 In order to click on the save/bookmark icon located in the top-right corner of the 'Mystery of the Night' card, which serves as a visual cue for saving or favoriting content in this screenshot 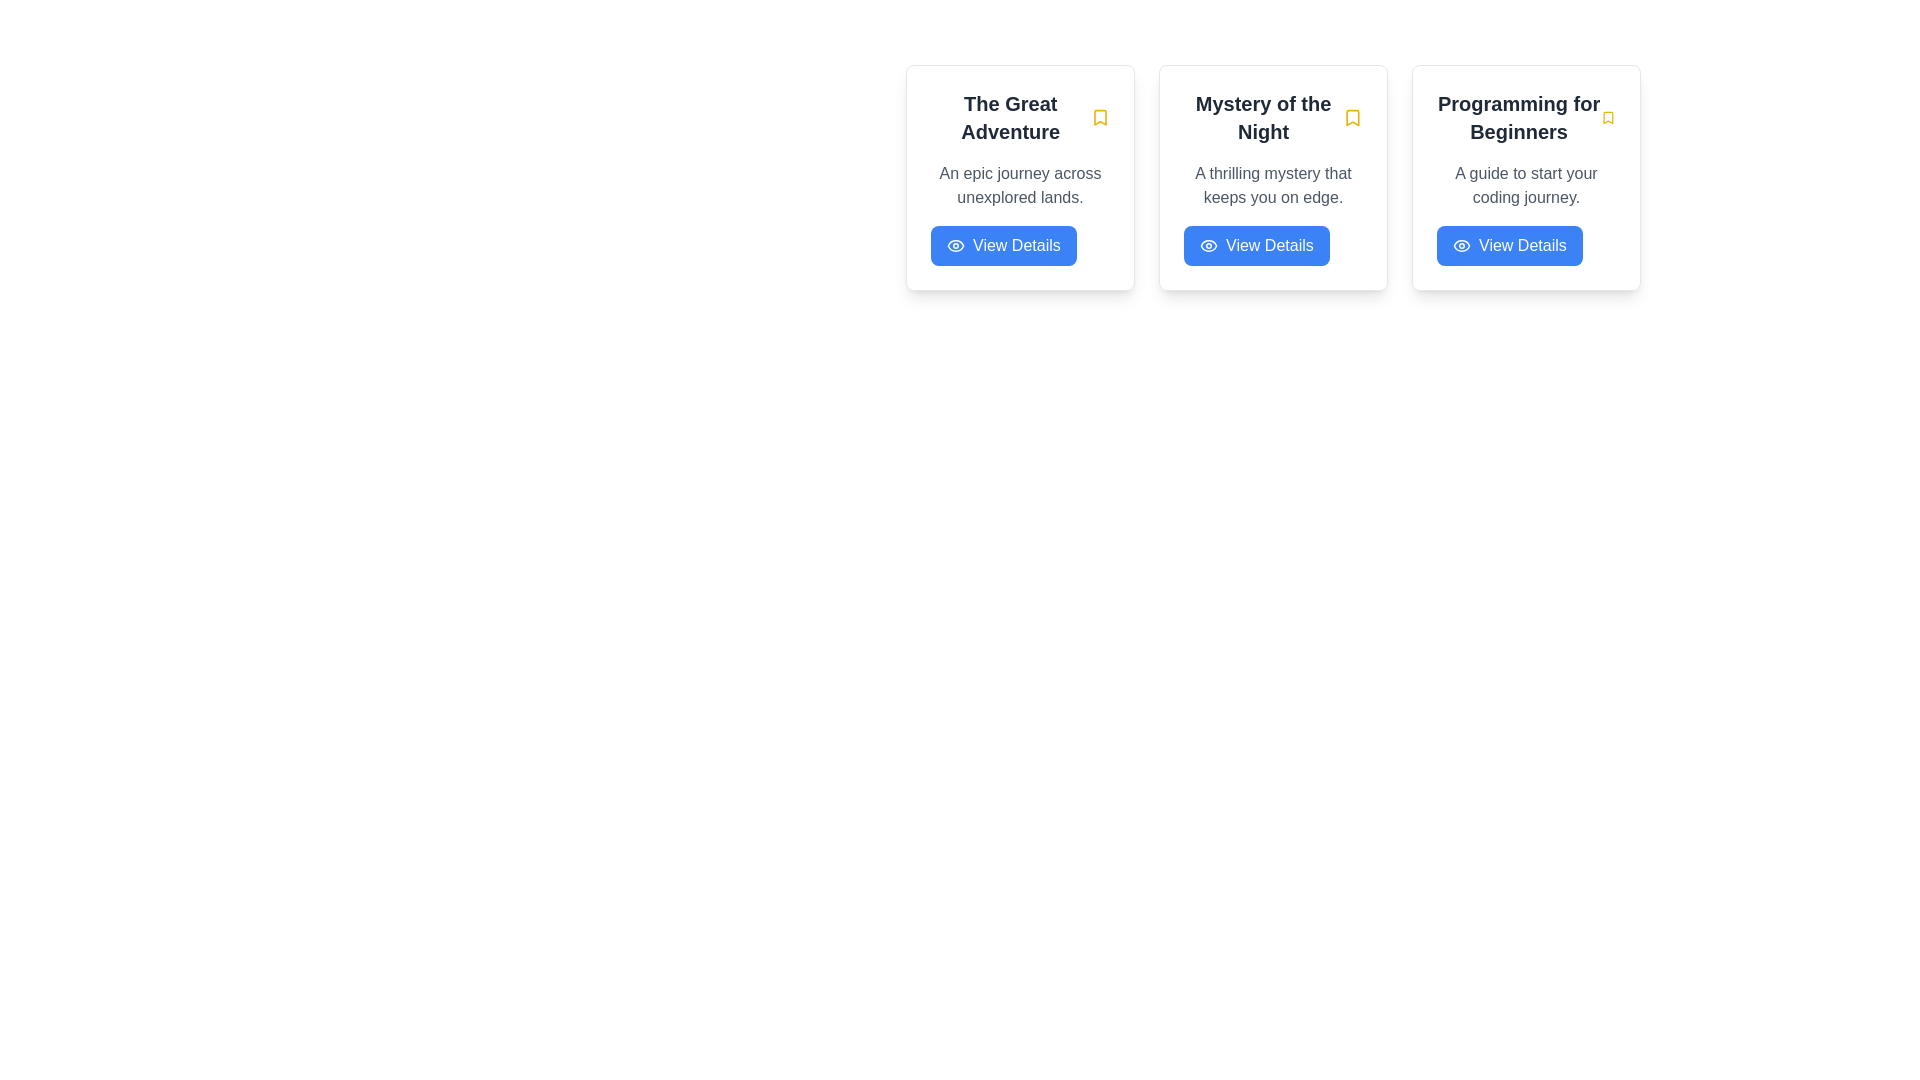, I will do `click(1353, 118)`.